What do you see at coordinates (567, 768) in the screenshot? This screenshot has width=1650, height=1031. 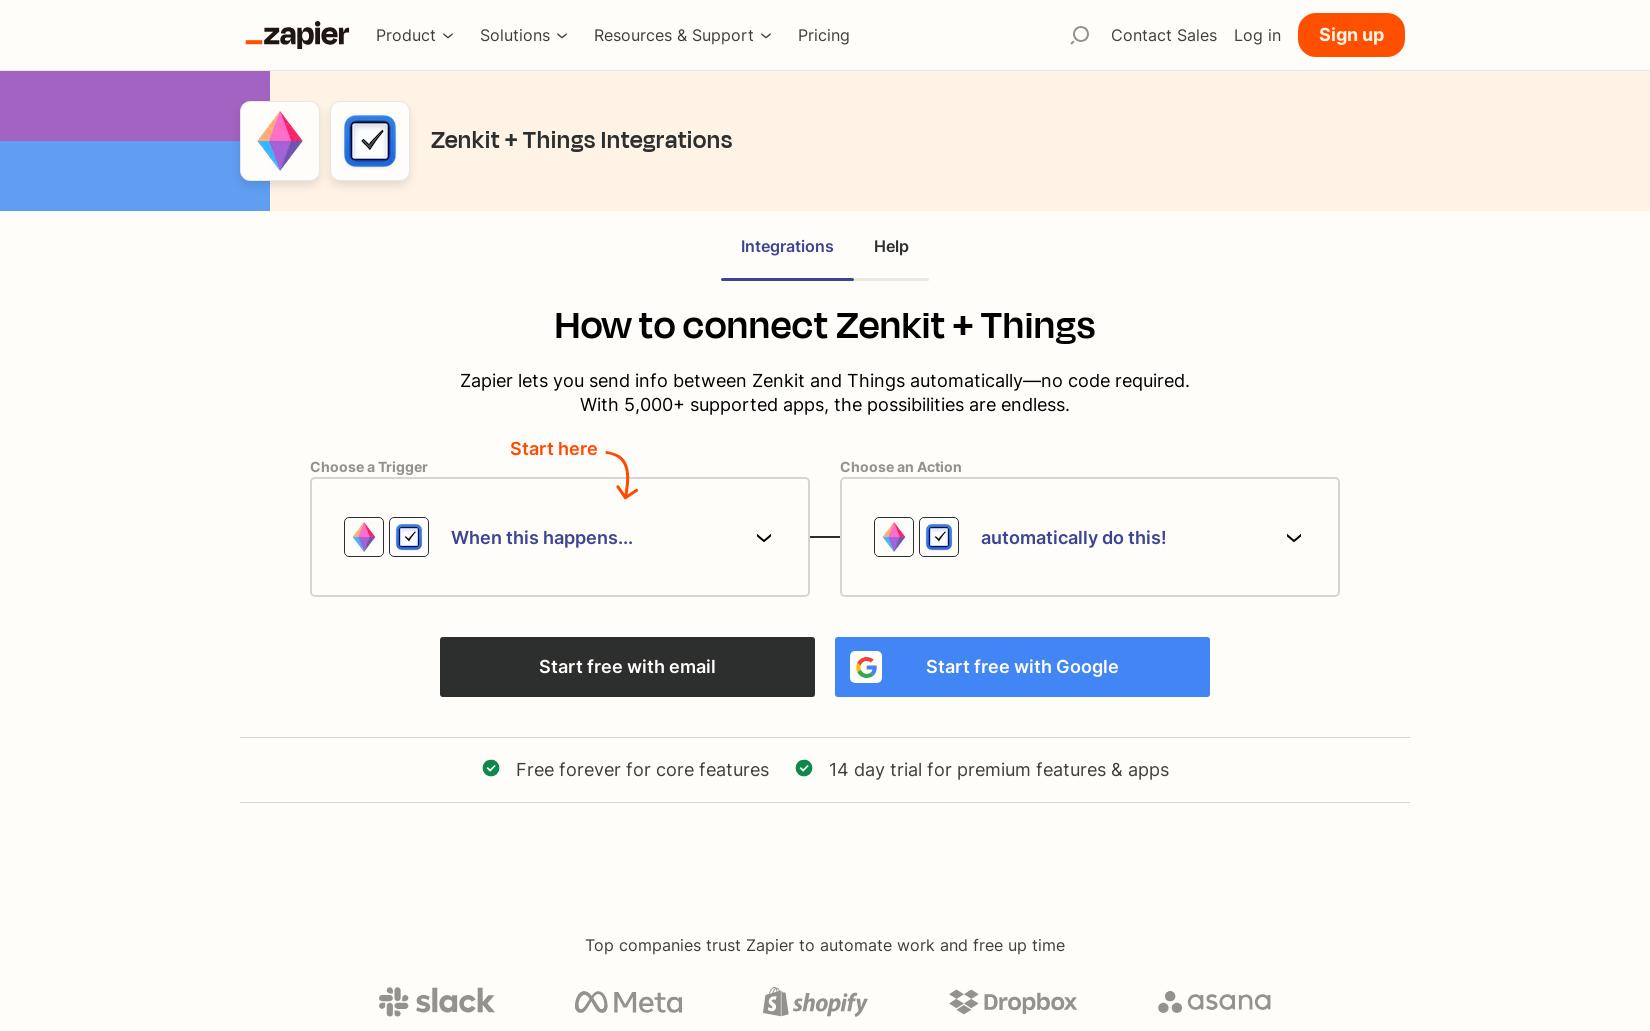 I see `'Free forever'` at bounding box center [567, 768].